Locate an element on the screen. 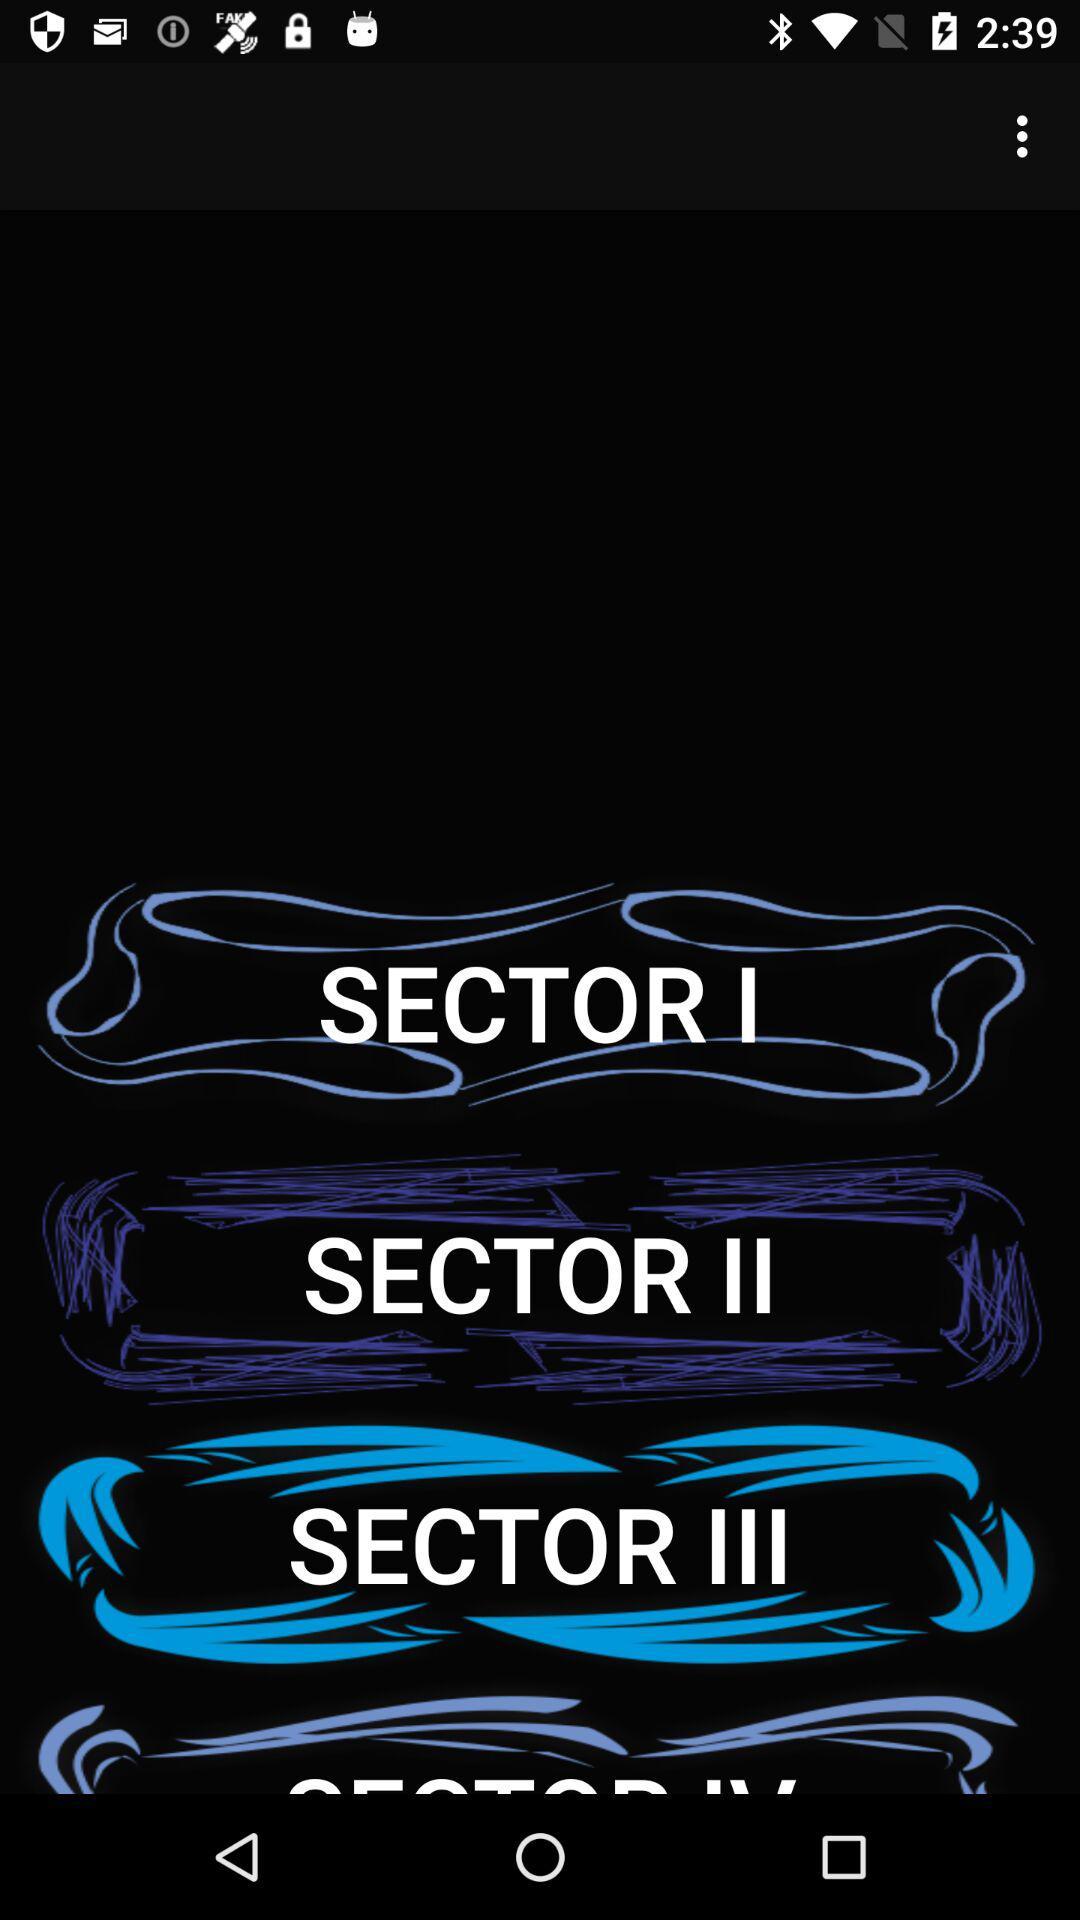  item above the sector ii is located at coordinates (540, 1001).